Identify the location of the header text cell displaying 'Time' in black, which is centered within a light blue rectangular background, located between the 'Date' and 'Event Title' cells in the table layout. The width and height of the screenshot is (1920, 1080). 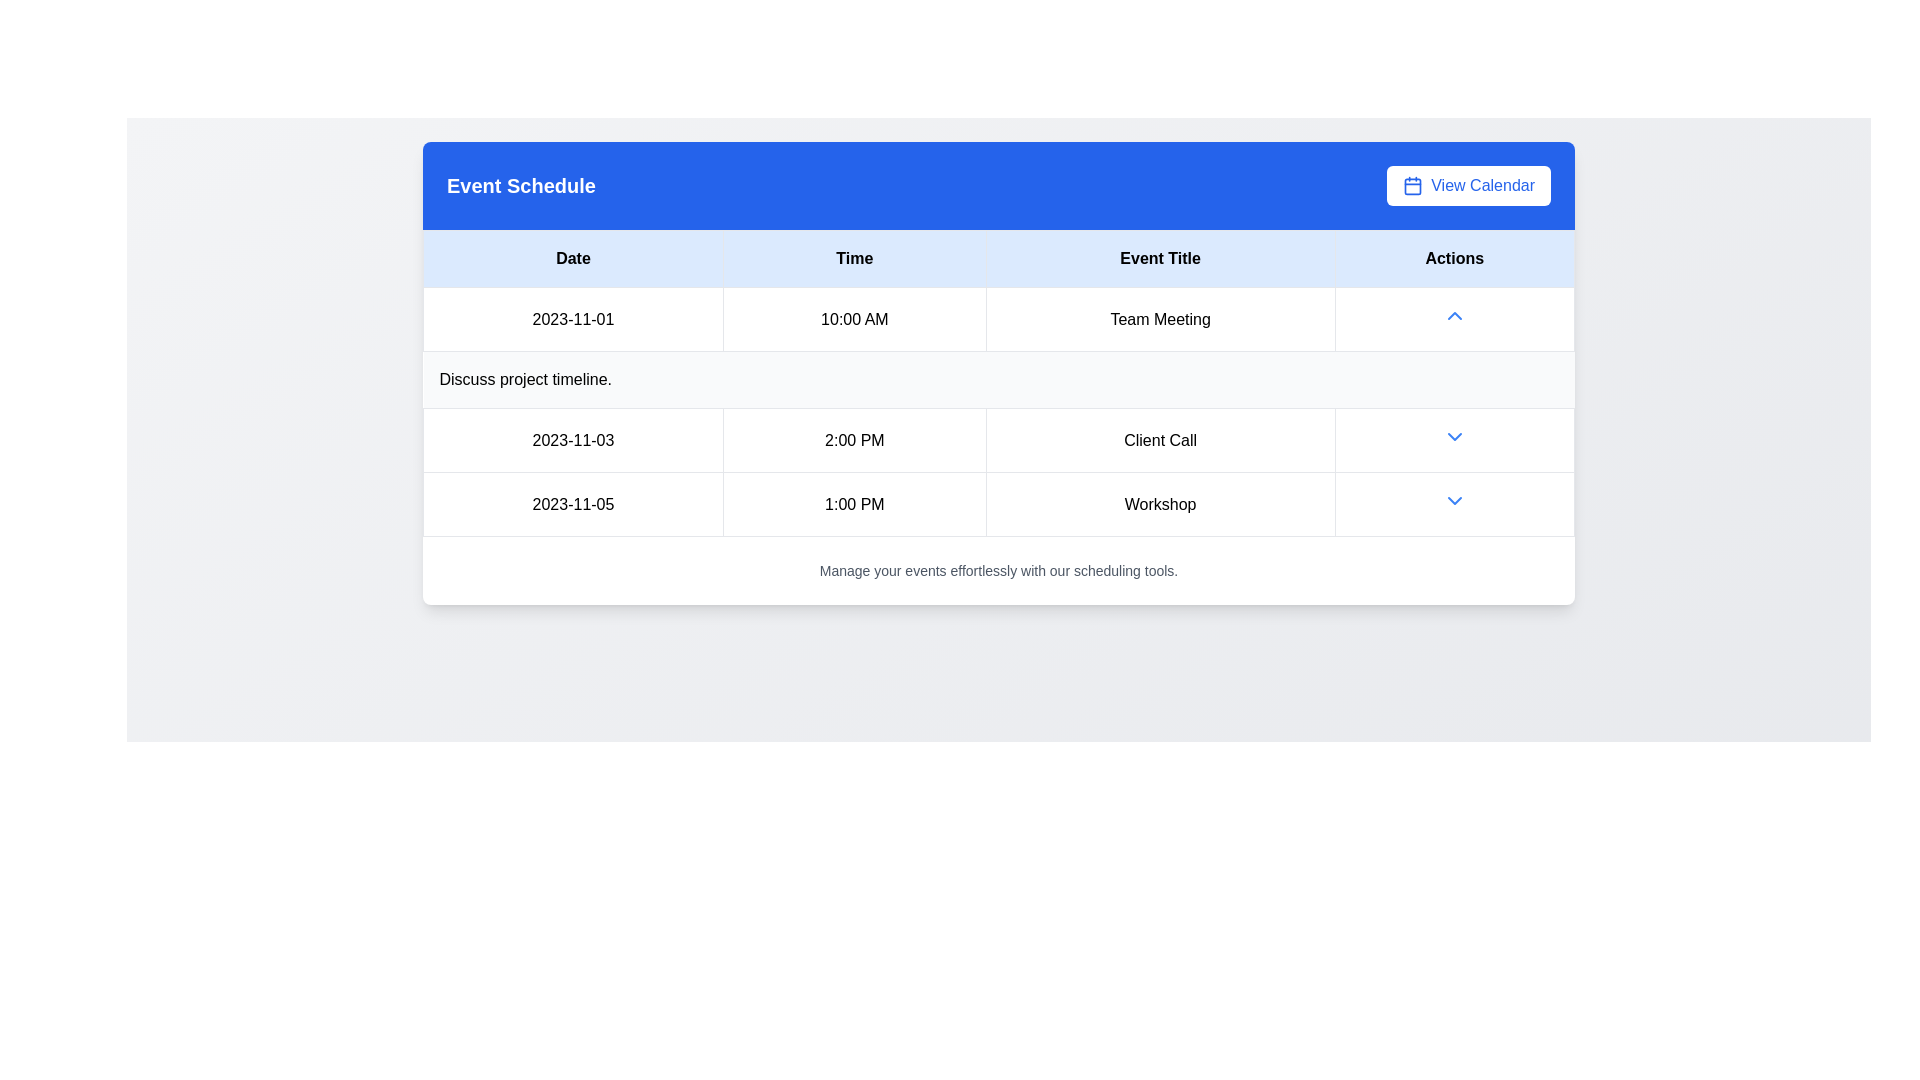
(854, 257).